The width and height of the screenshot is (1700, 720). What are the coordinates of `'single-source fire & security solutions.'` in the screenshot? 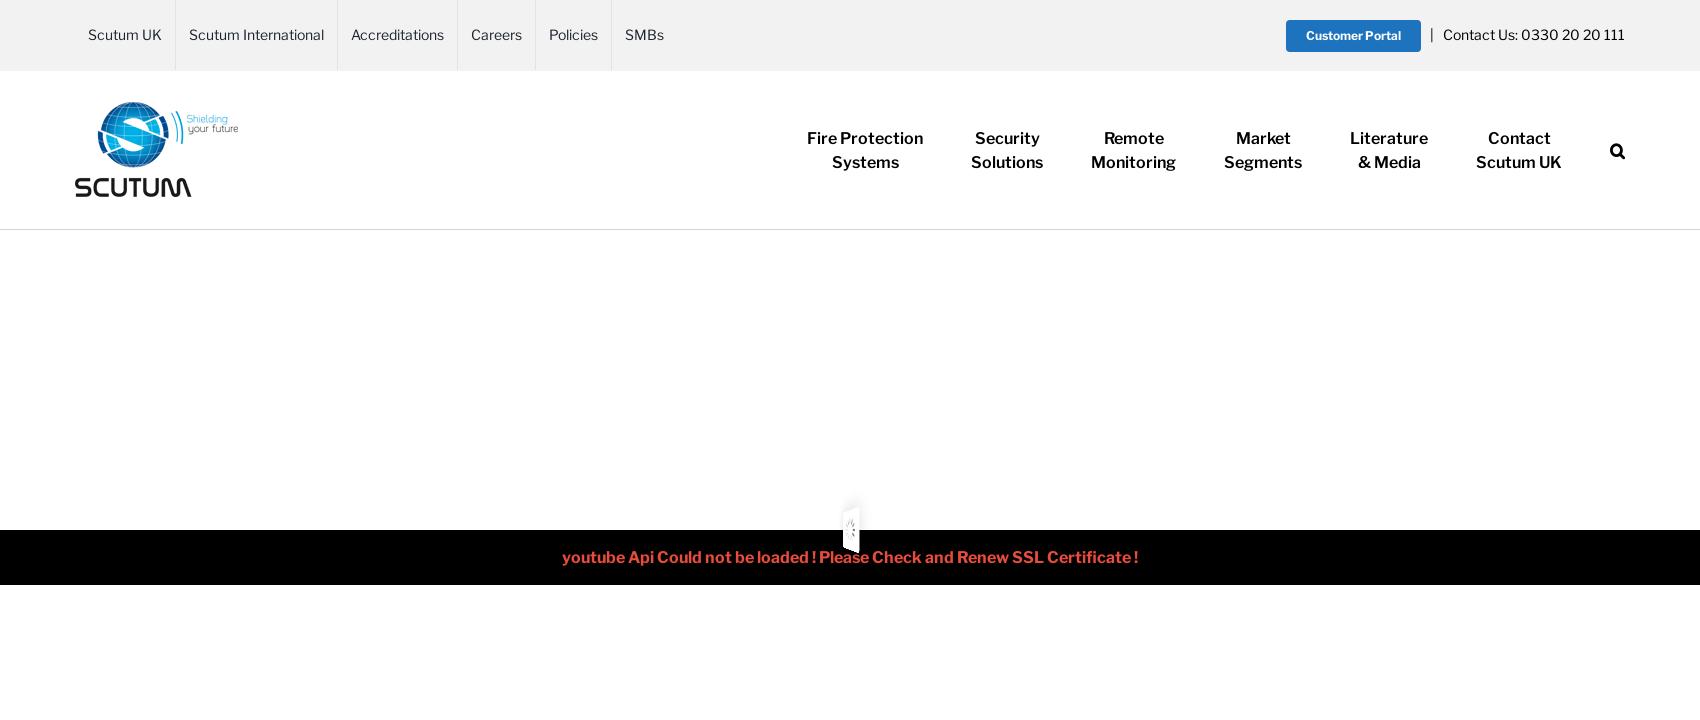 It's located at (139, 266).